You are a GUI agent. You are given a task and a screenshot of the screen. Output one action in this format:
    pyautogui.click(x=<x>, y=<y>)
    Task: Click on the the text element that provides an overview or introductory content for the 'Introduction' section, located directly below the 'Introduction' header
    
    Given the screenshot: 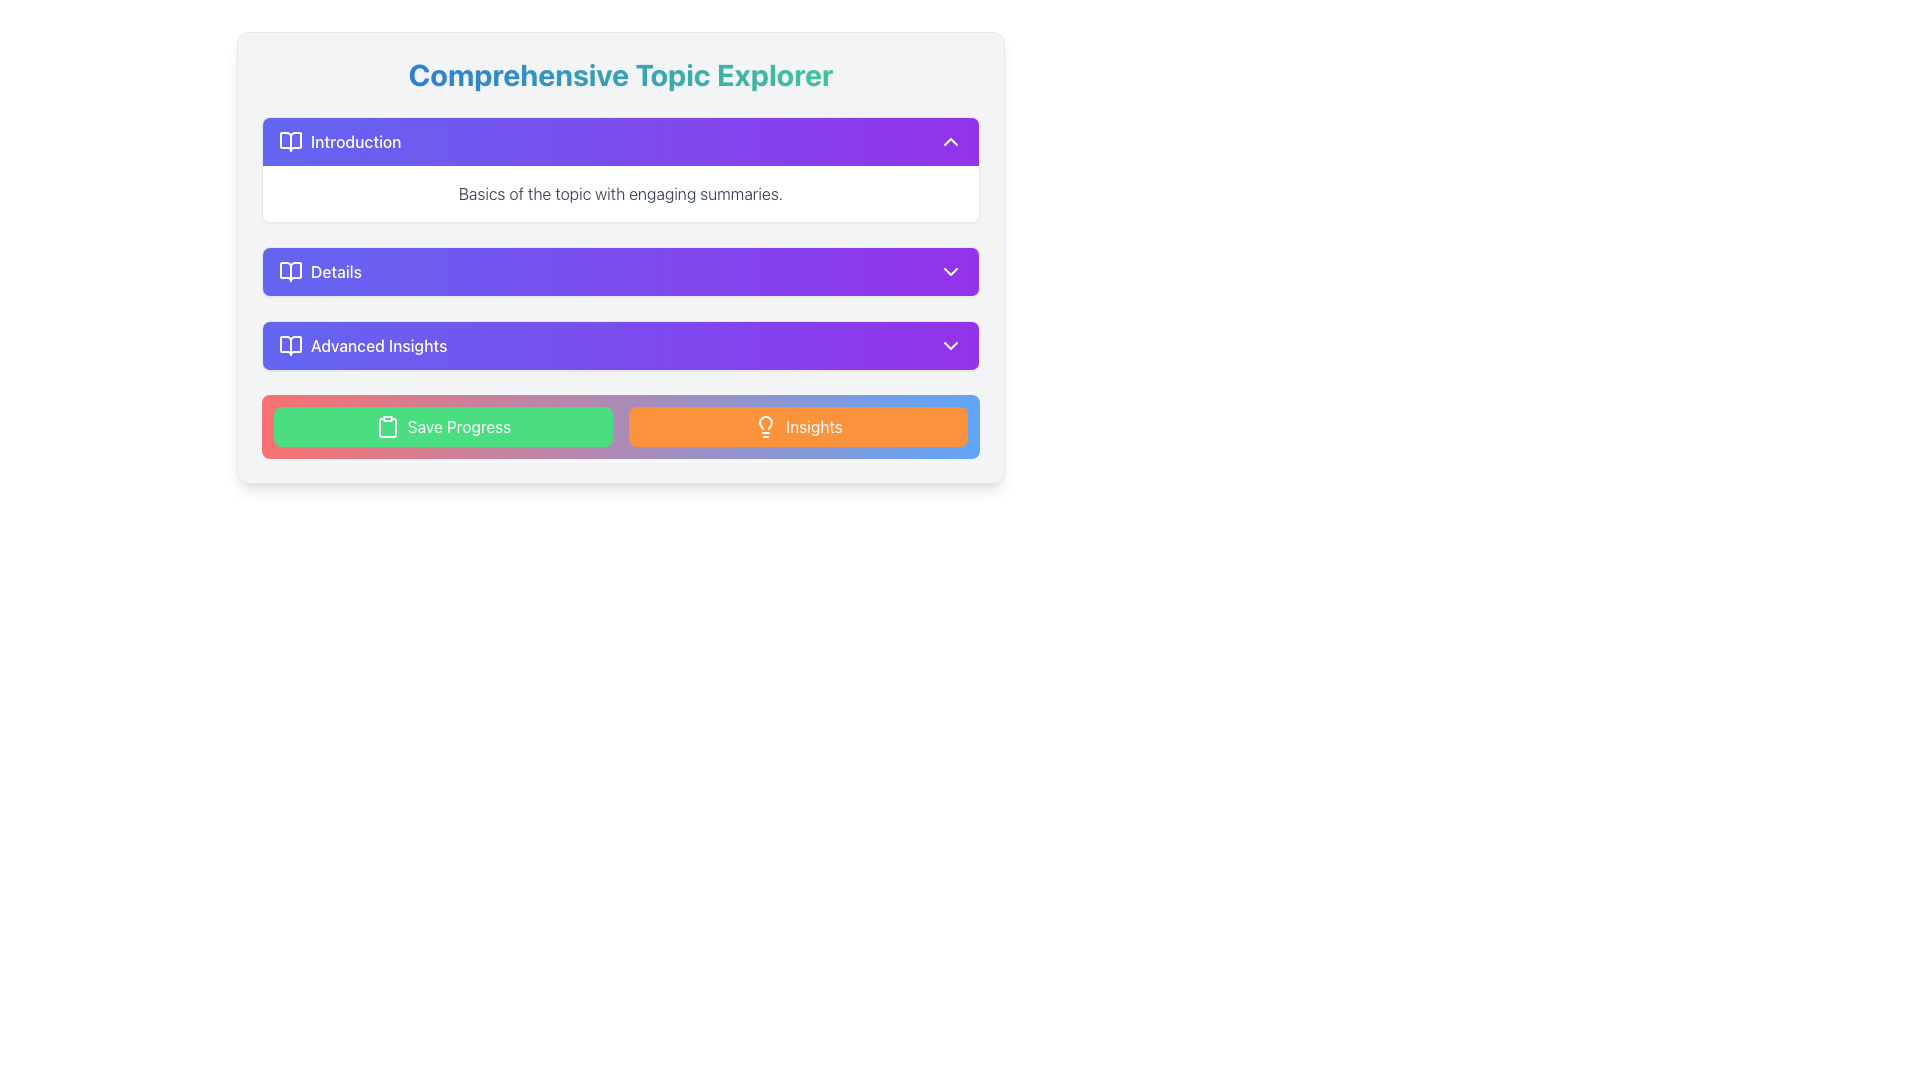 What is the action you would take?
    pyautogui.click(x=619, y=193)
    